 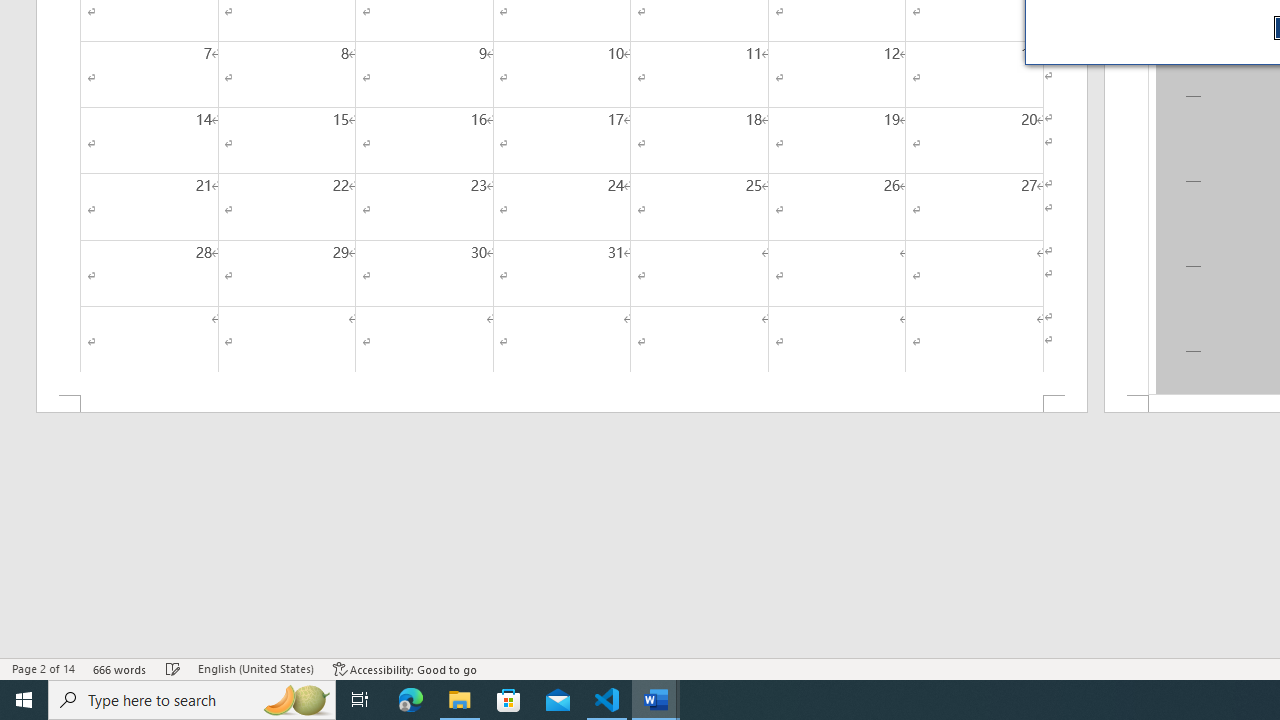 What do you see at coordinates (24, 698) in the screenshot?
I see `'Start'` at bounding box center [24, 698].